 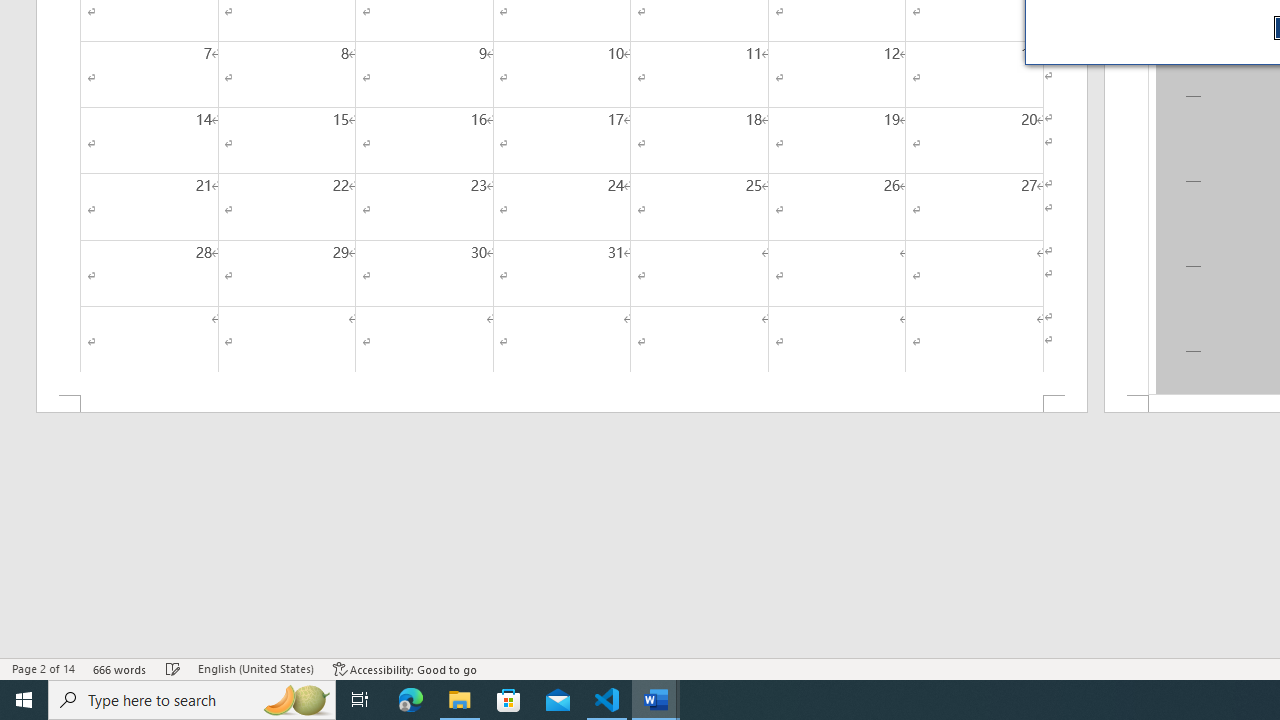 What do you see at coordinates (24, 698) in the screenshot?
I see `'Start'` at bounding box center [24, 698].